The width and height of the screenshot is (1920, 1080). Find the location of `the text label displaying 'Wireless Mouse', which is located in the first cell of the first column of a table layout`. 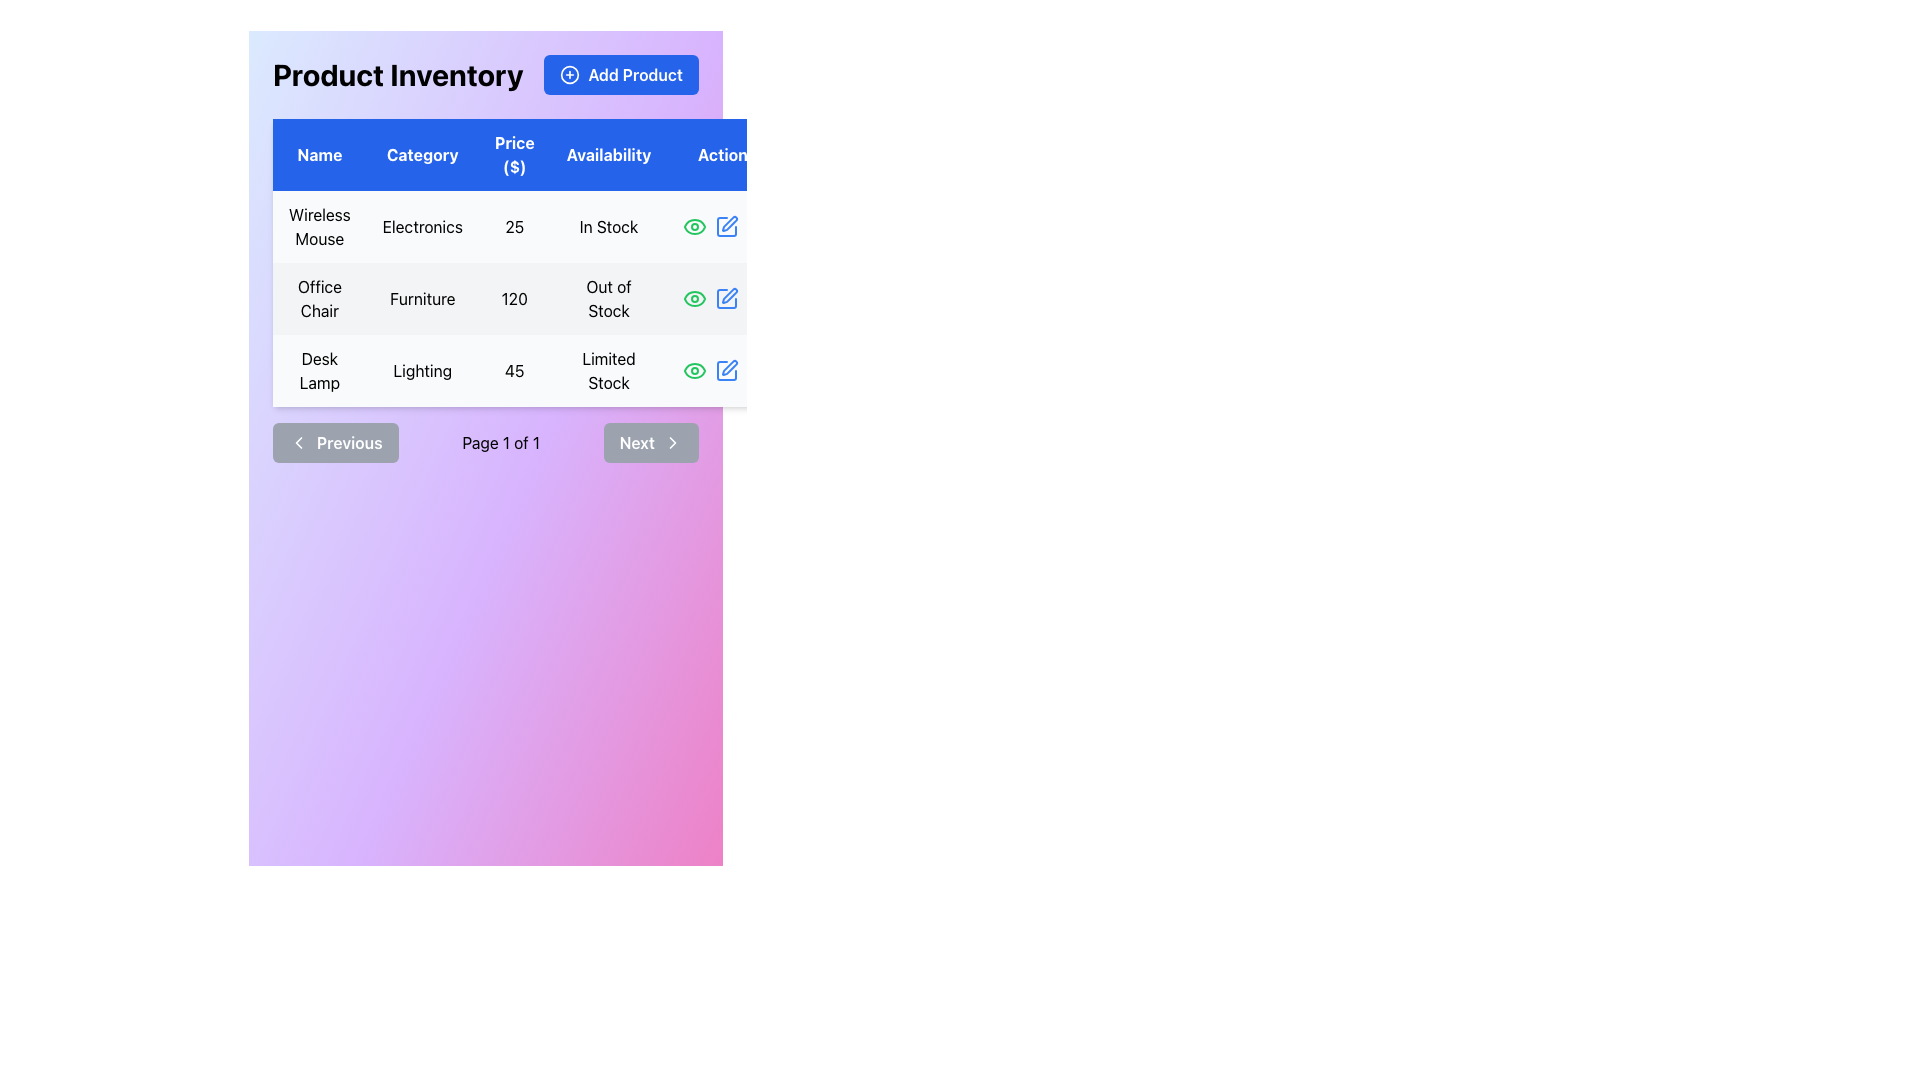

the text label displaying 'Wireless Mouse', which is located in the first cell of the first column of a table layout is located at coordinates (318, 226).